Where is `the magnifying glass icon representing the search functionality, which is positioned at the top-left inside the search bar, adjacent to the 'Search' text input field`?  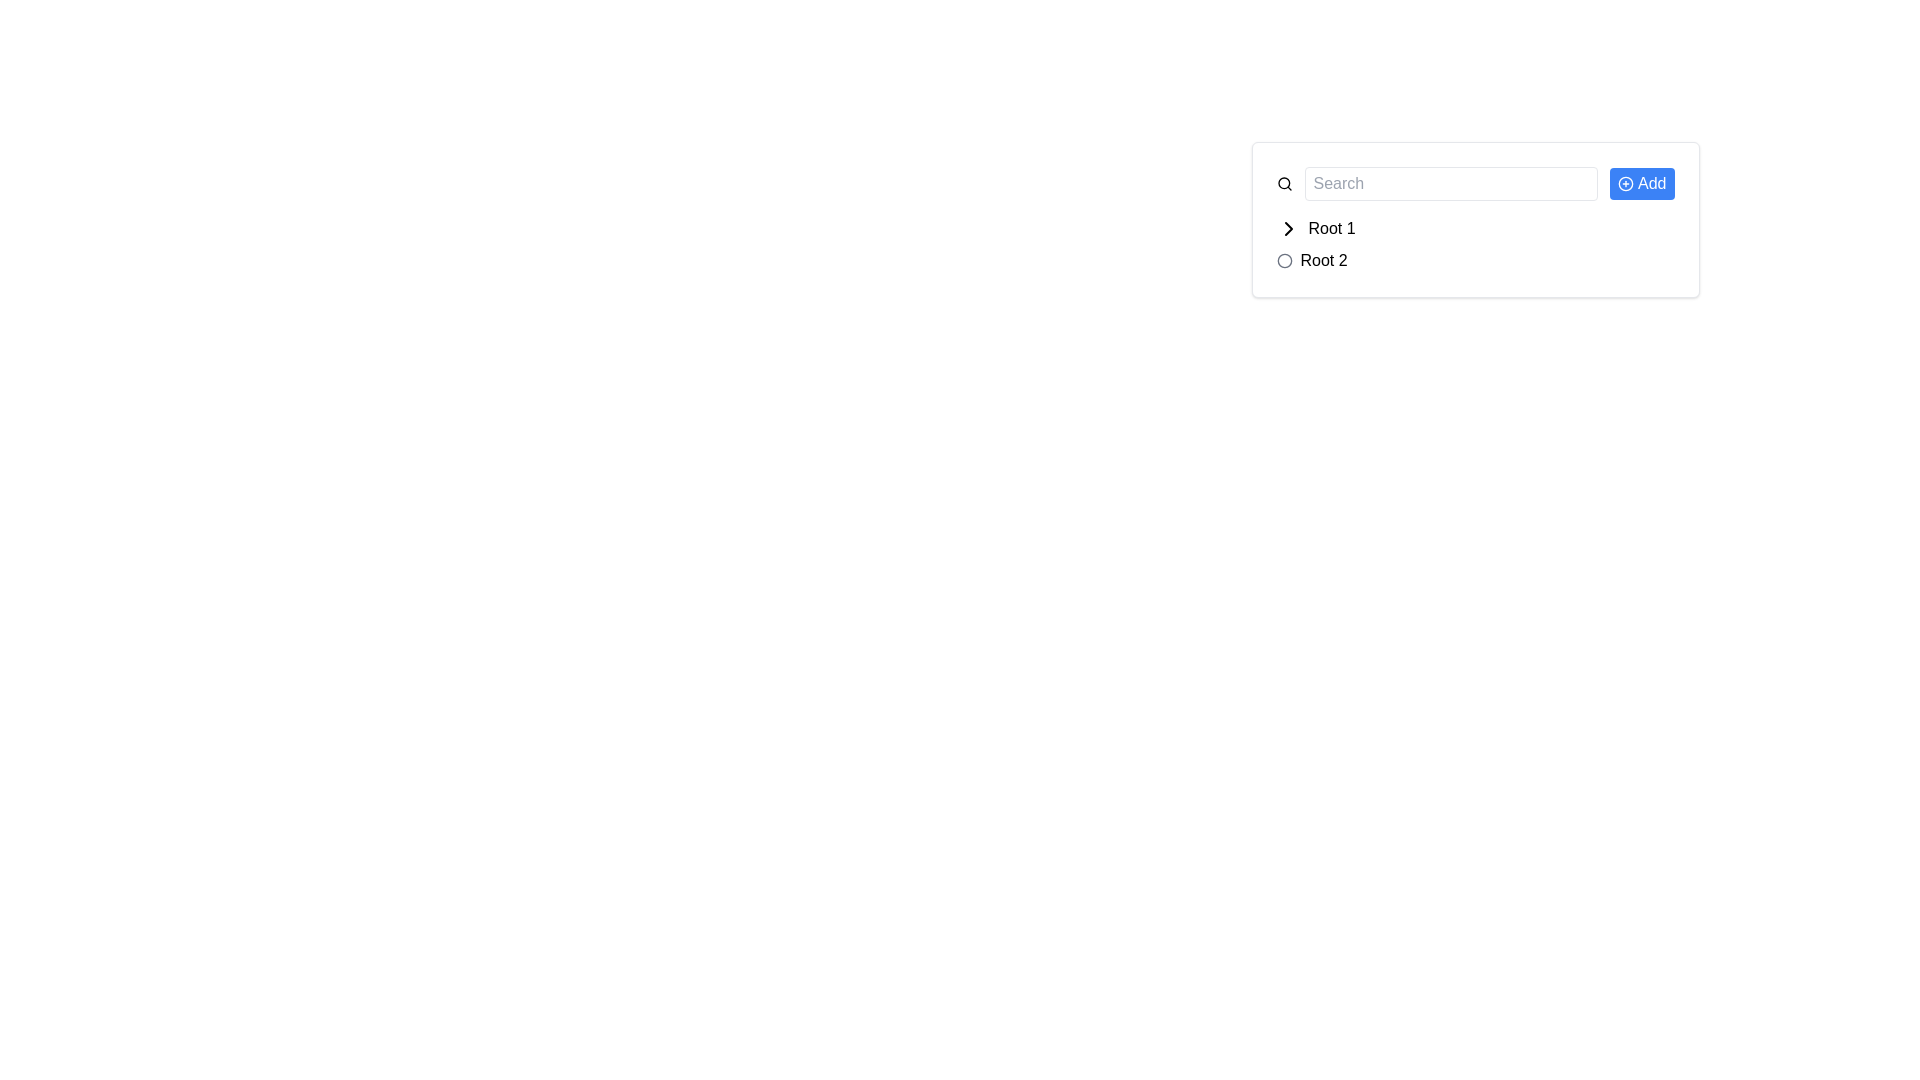
the magnifying glass icon representing the search functionality, which is positioned at the top-left inside the search bar, adjacent to the 'Search' text input field is located at coordinates (1284, 184).